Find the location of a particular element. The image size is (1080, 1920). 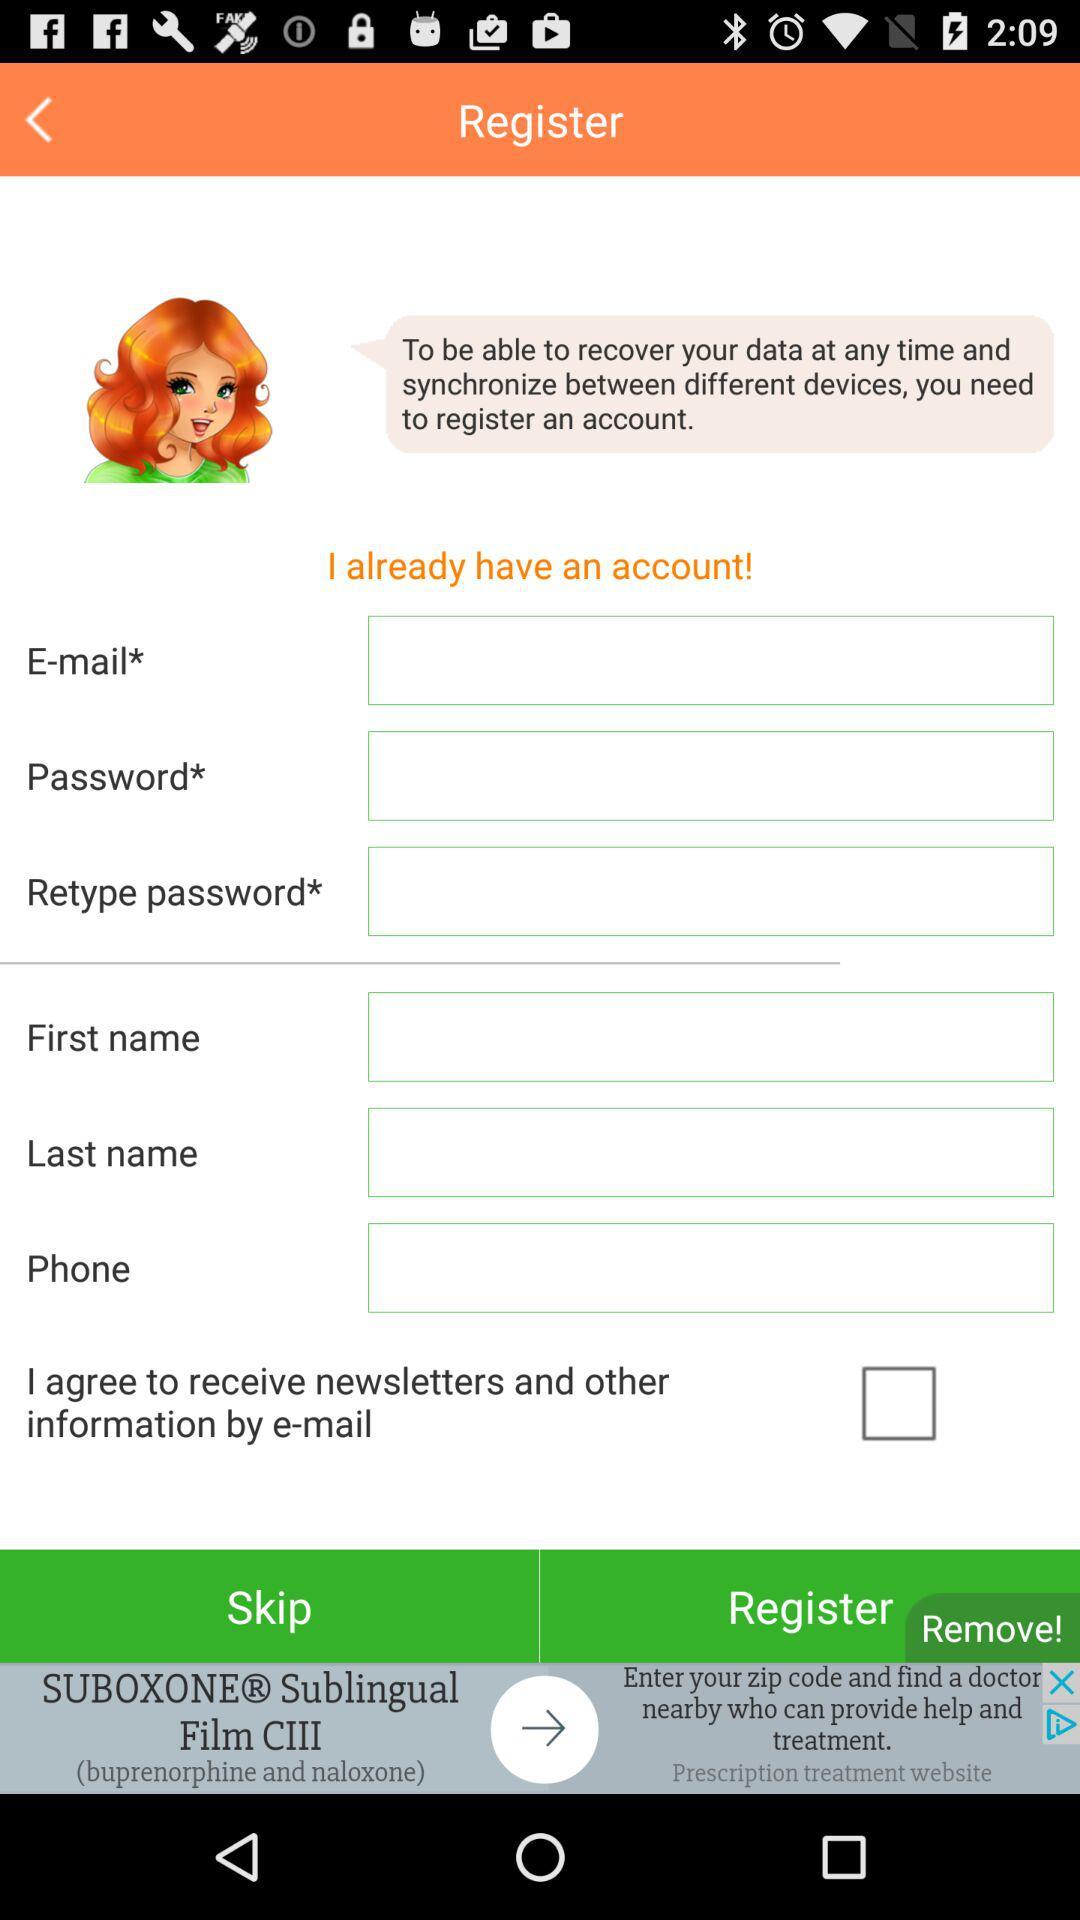

check box is located at coordinates (950, 1400).